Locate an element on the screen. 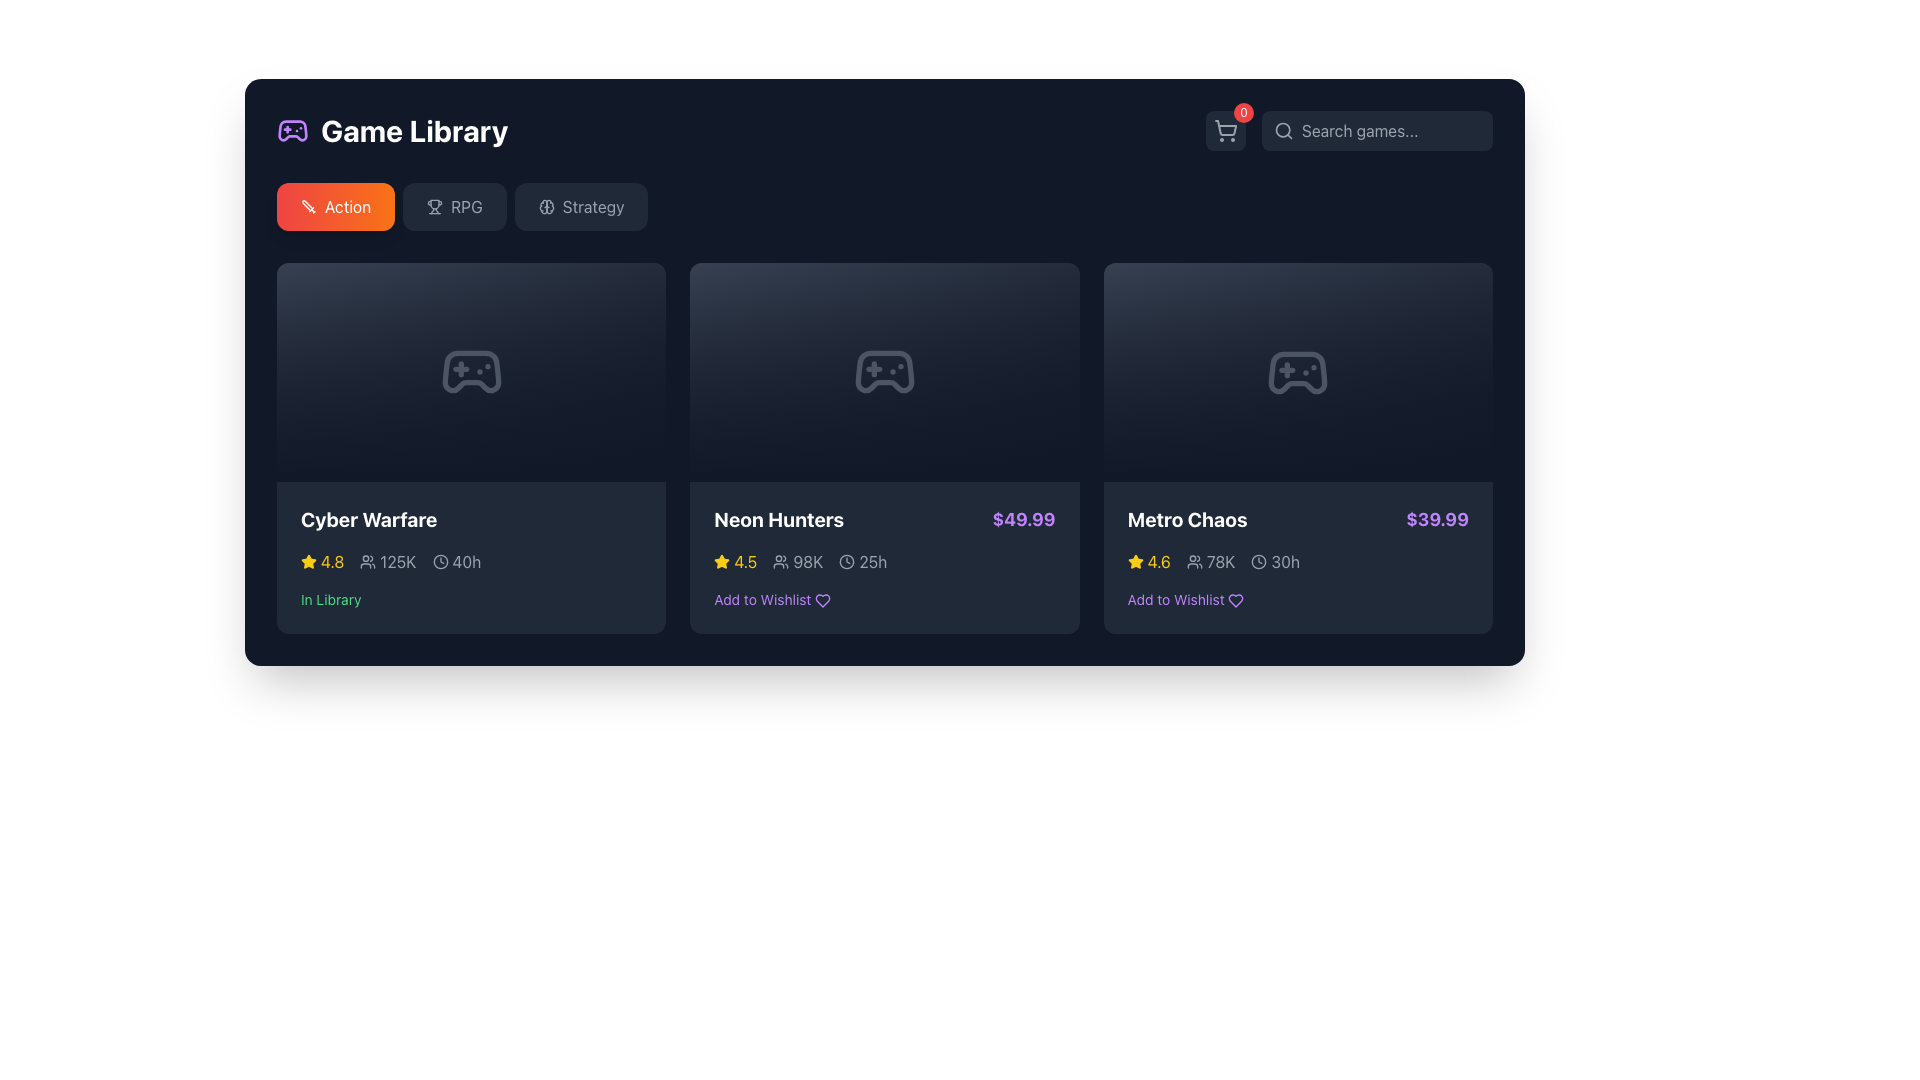  text label displaying '78K' in light gray color, located next to a user icon within the 'Metro Chaos' card is located at coordinates (1220, 562).